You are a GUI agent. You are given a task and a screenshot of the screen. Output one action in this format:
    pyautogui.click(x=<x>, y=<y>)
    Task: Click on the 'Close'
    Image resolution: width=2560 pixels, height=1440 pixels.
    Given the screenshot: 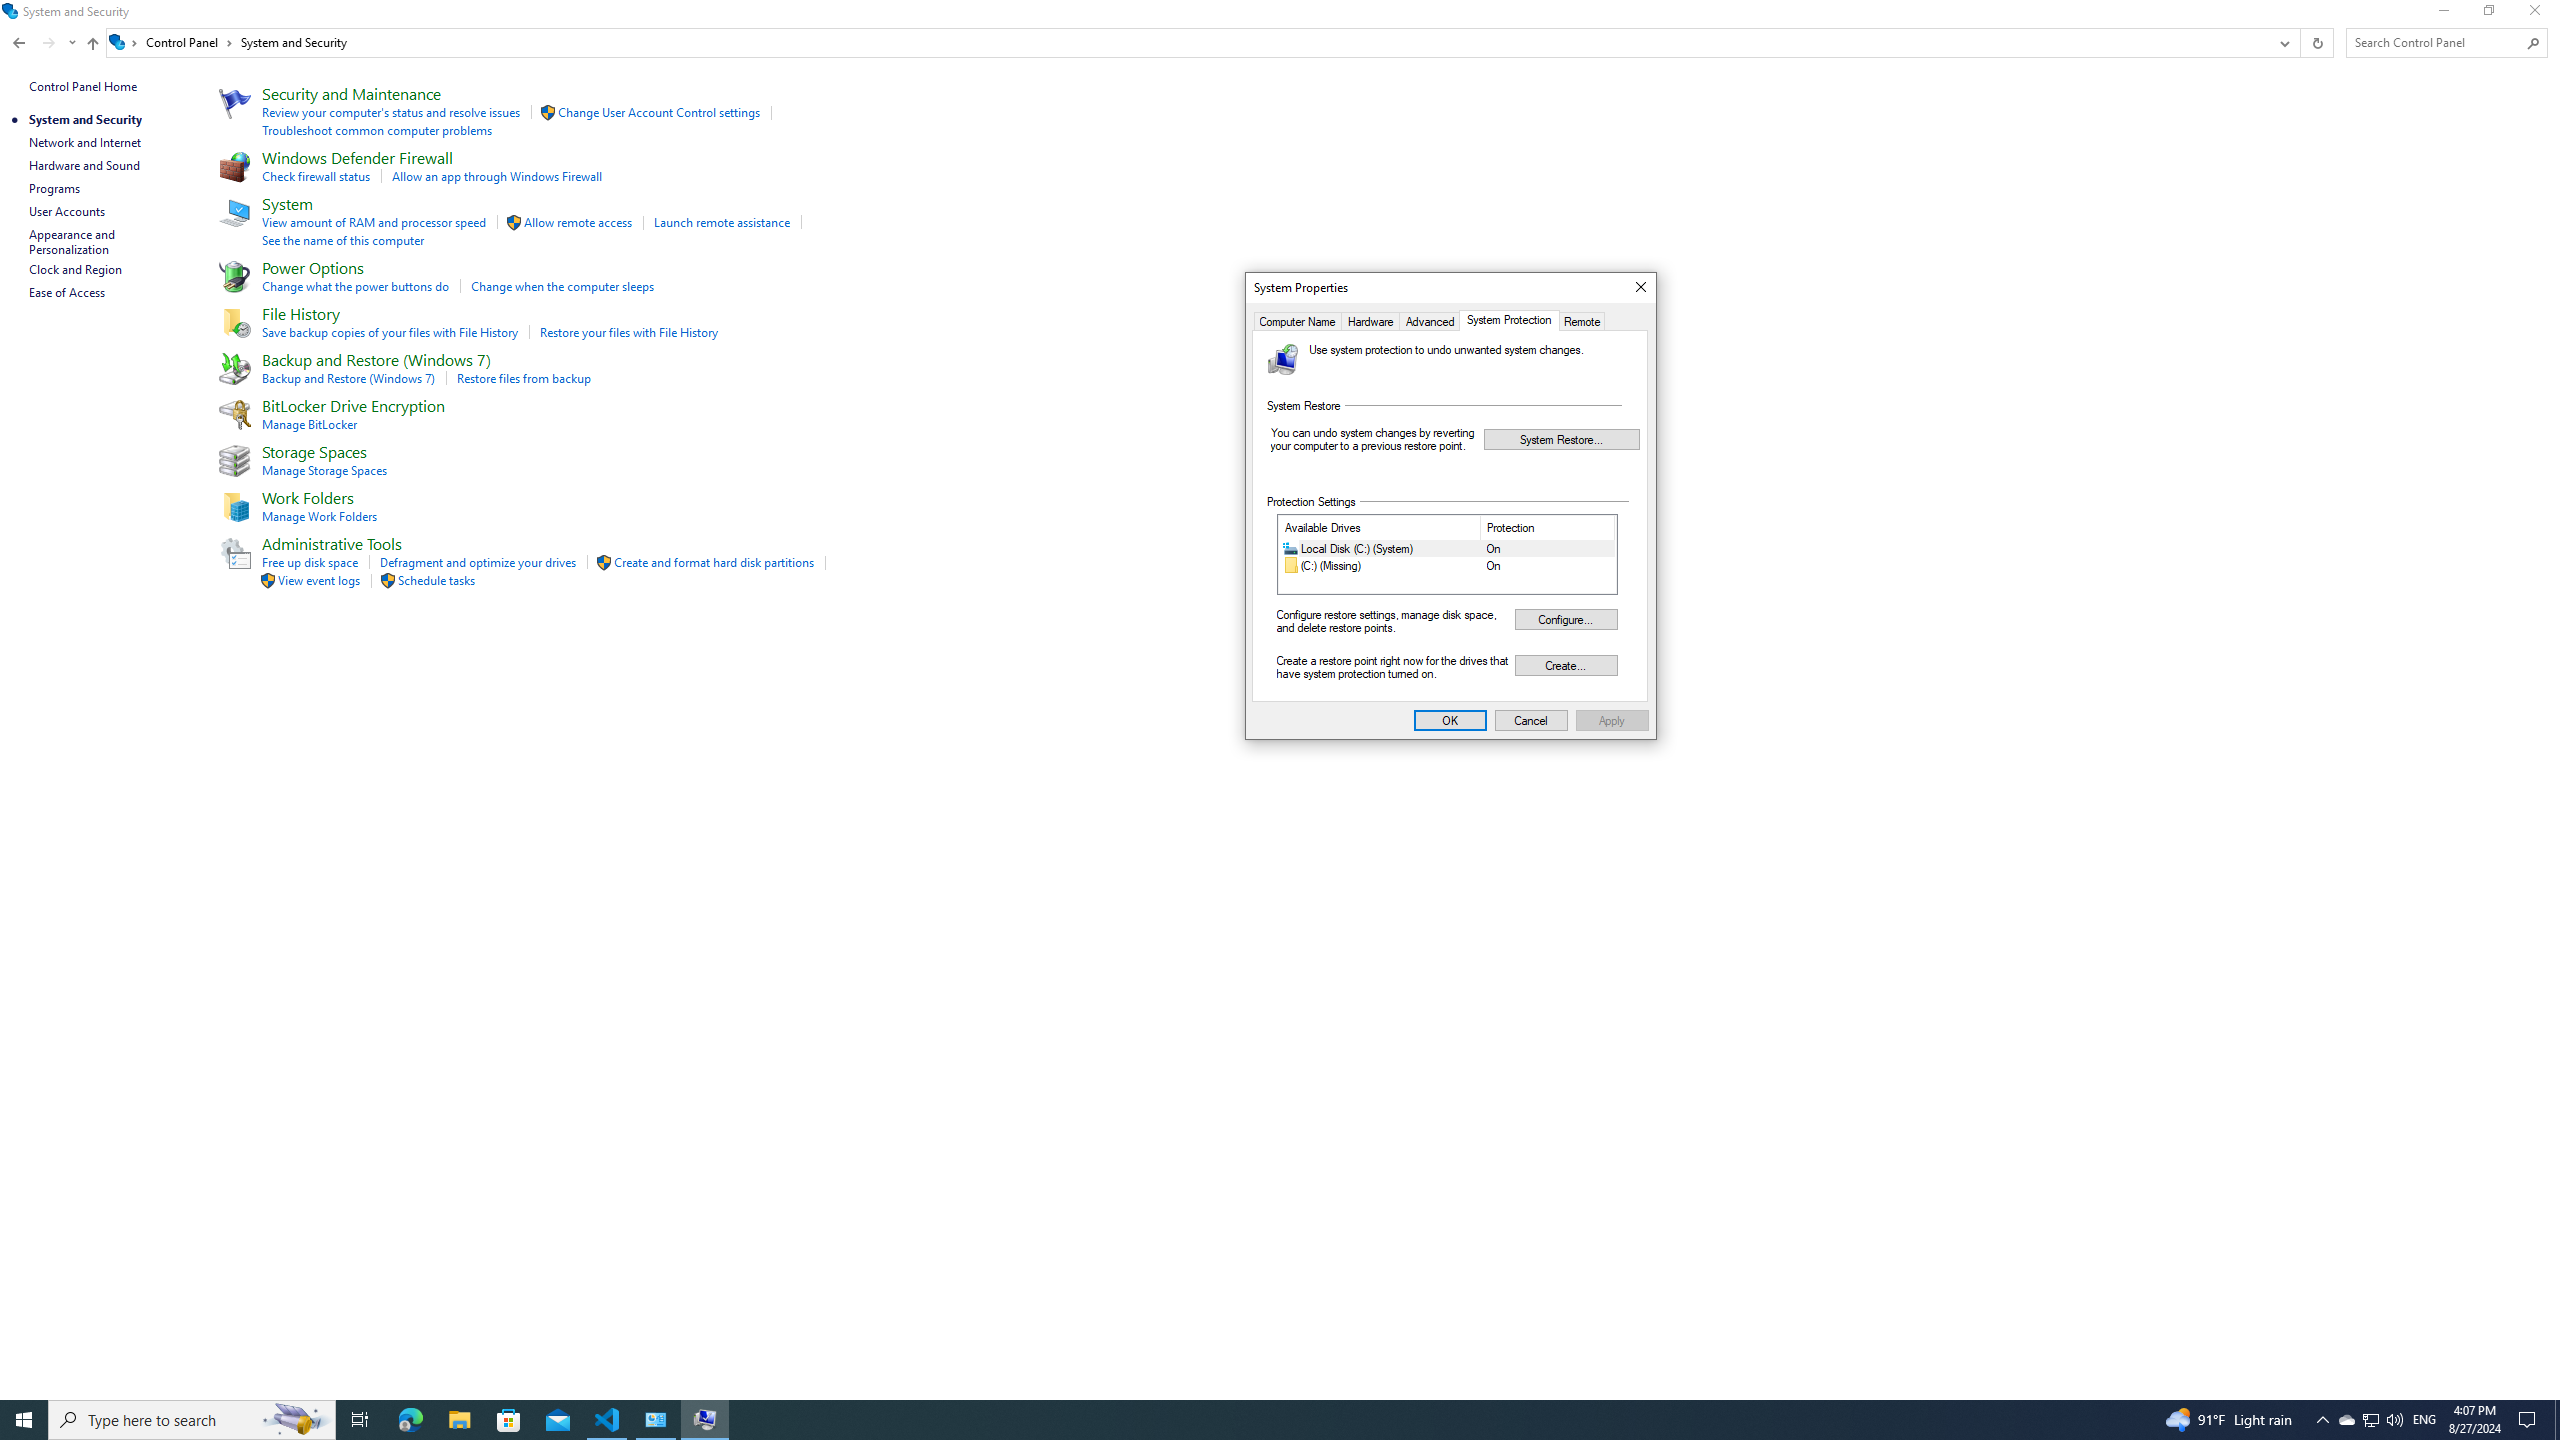 What is the action you would take?
    pyautogui.click(x=1638, y=287)
    